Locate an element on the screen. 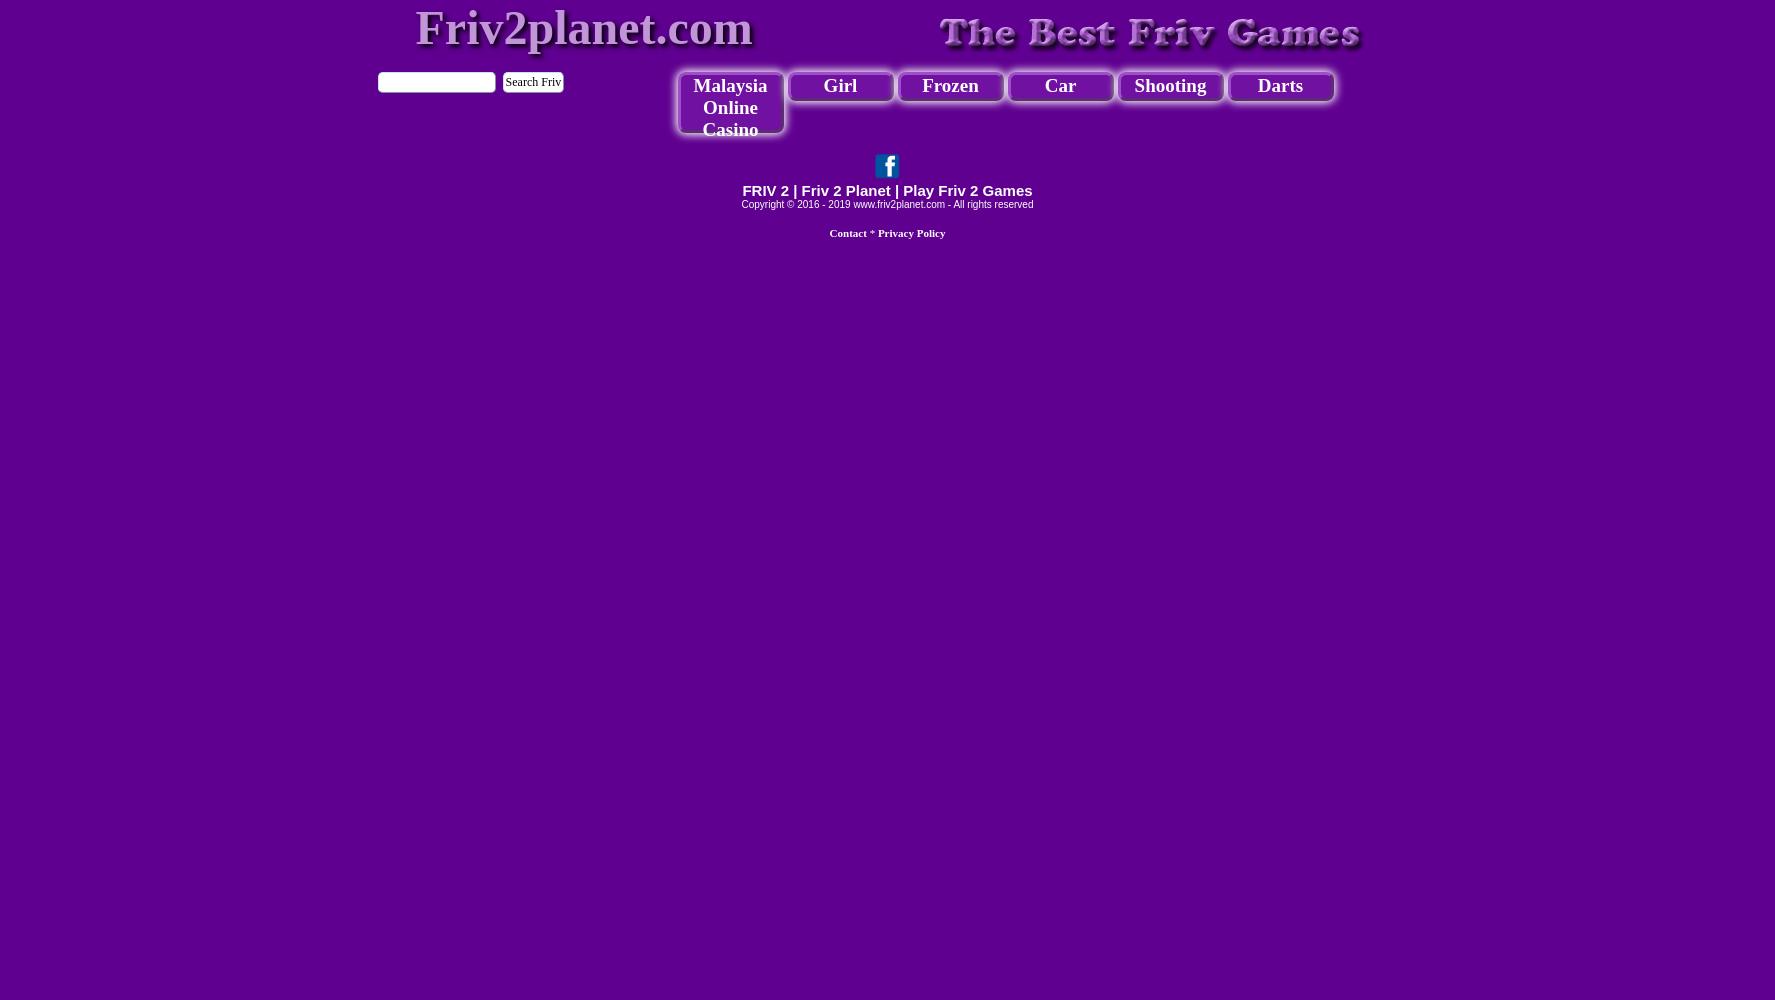 The width and height of the screenshot is (1775, 1000). 'Malaysia Online Casino' is located at coordinates (730, 106).